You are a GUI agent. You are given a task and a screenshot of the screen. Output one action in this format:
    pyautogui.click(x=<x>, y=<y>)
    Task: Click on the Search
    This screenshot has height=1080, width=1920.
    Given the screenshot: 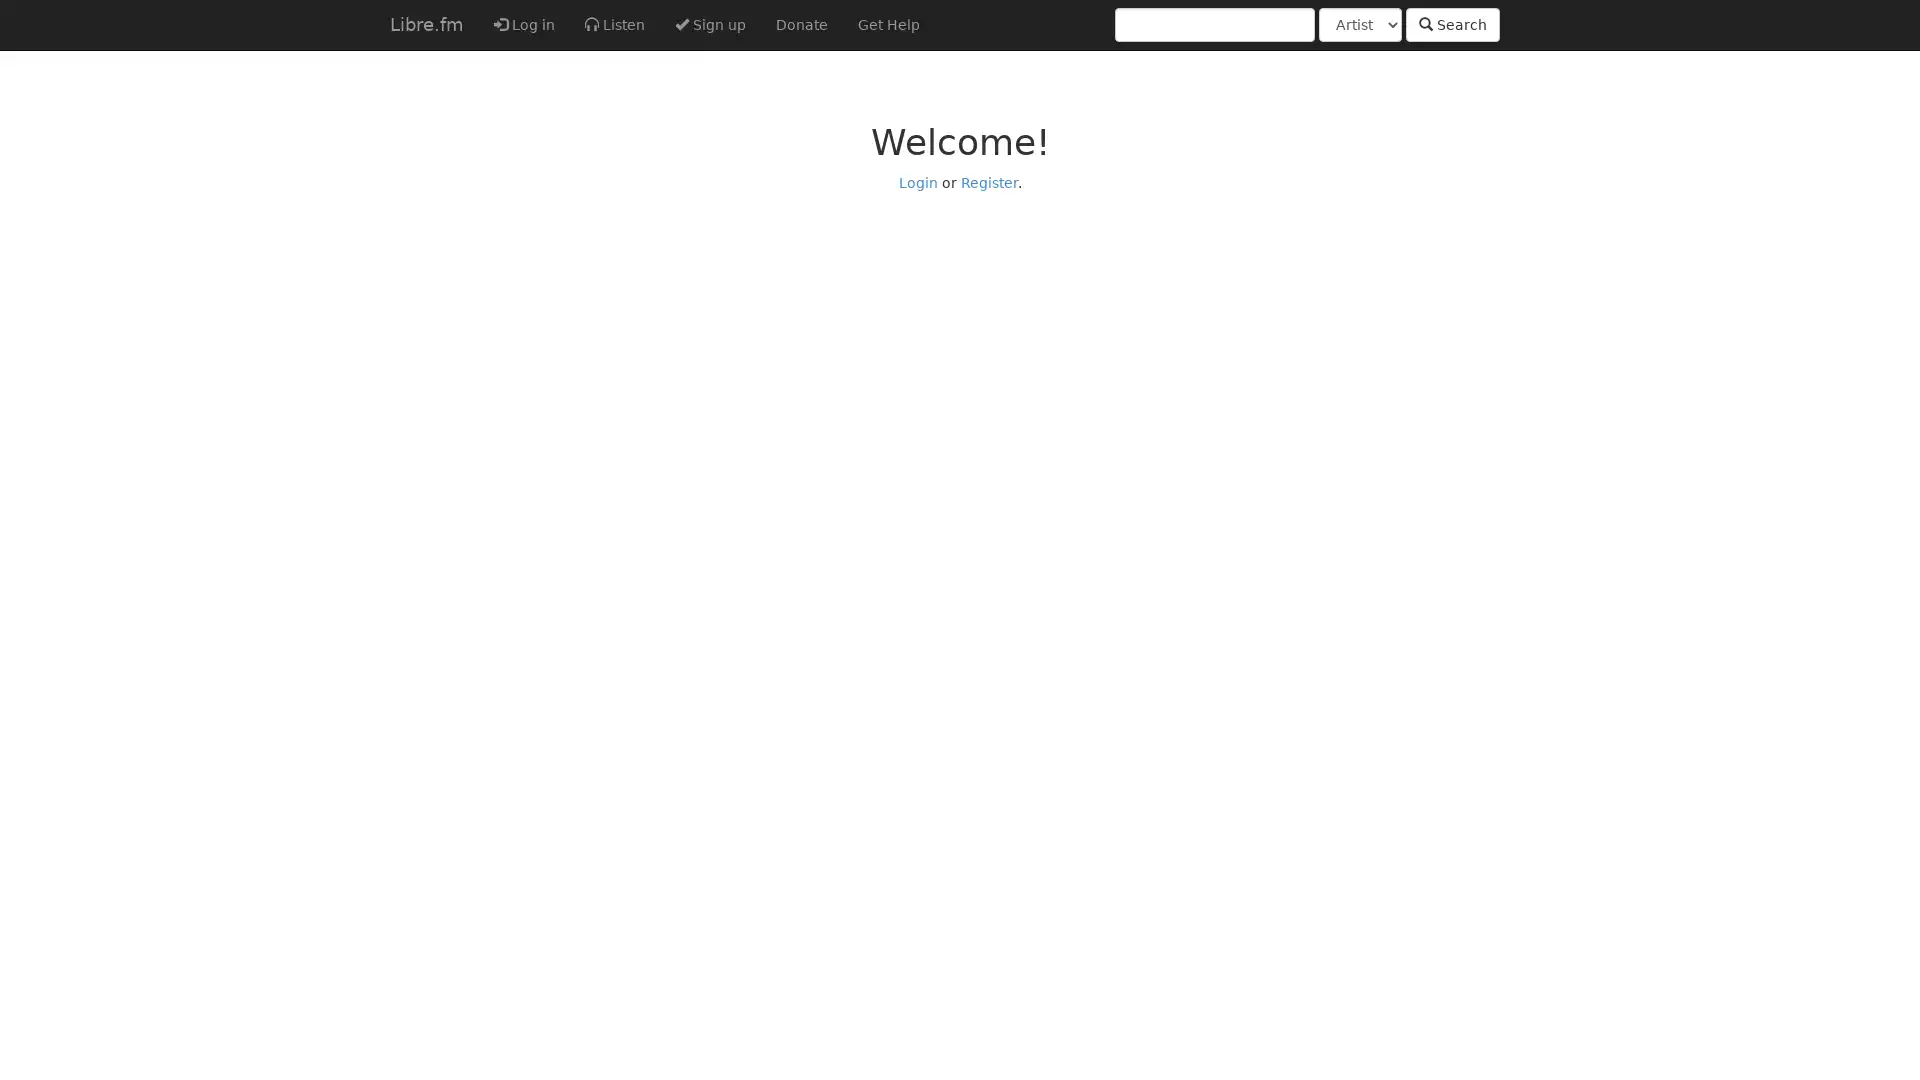 What is the action you would take?
    pyautogui.click(x=1453, y=24)
    